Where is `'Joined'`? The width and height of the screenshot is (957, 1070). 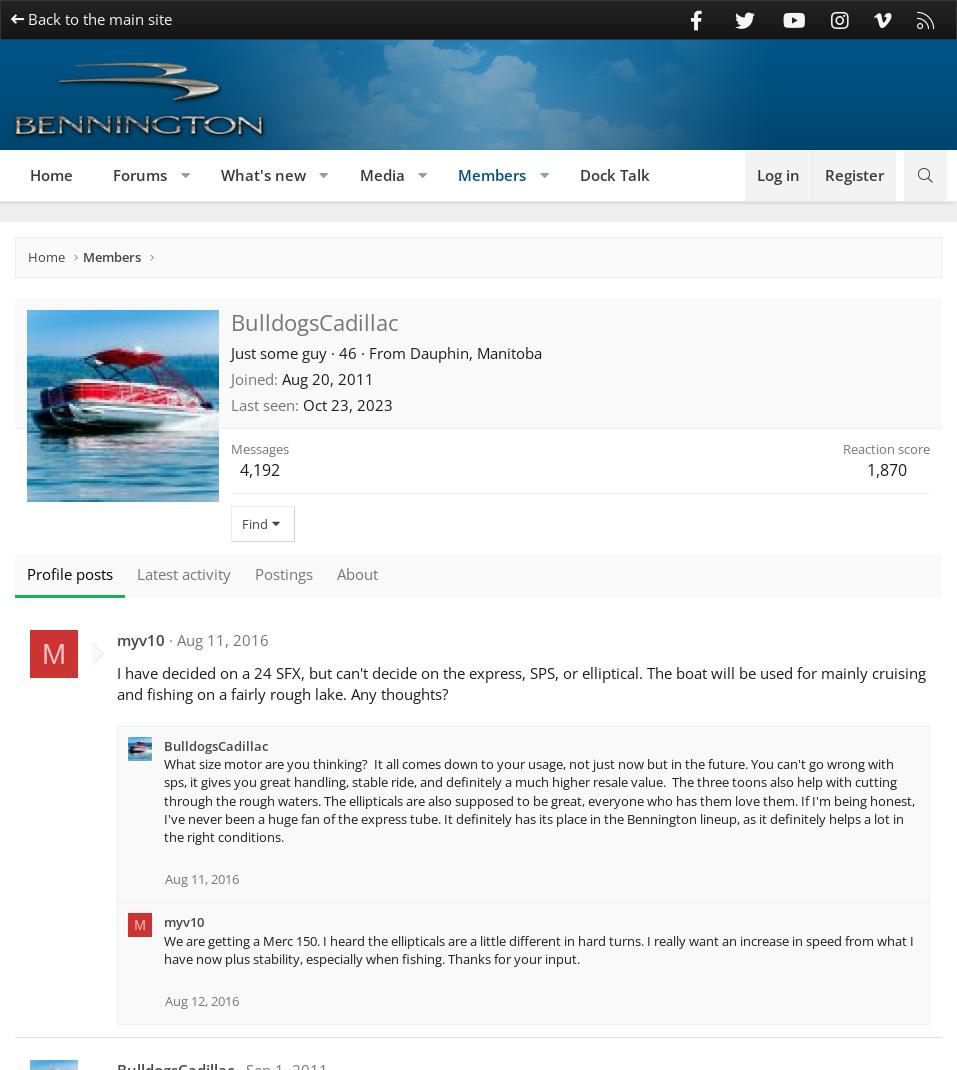 'Joined' is located at coordinates (251, 377).